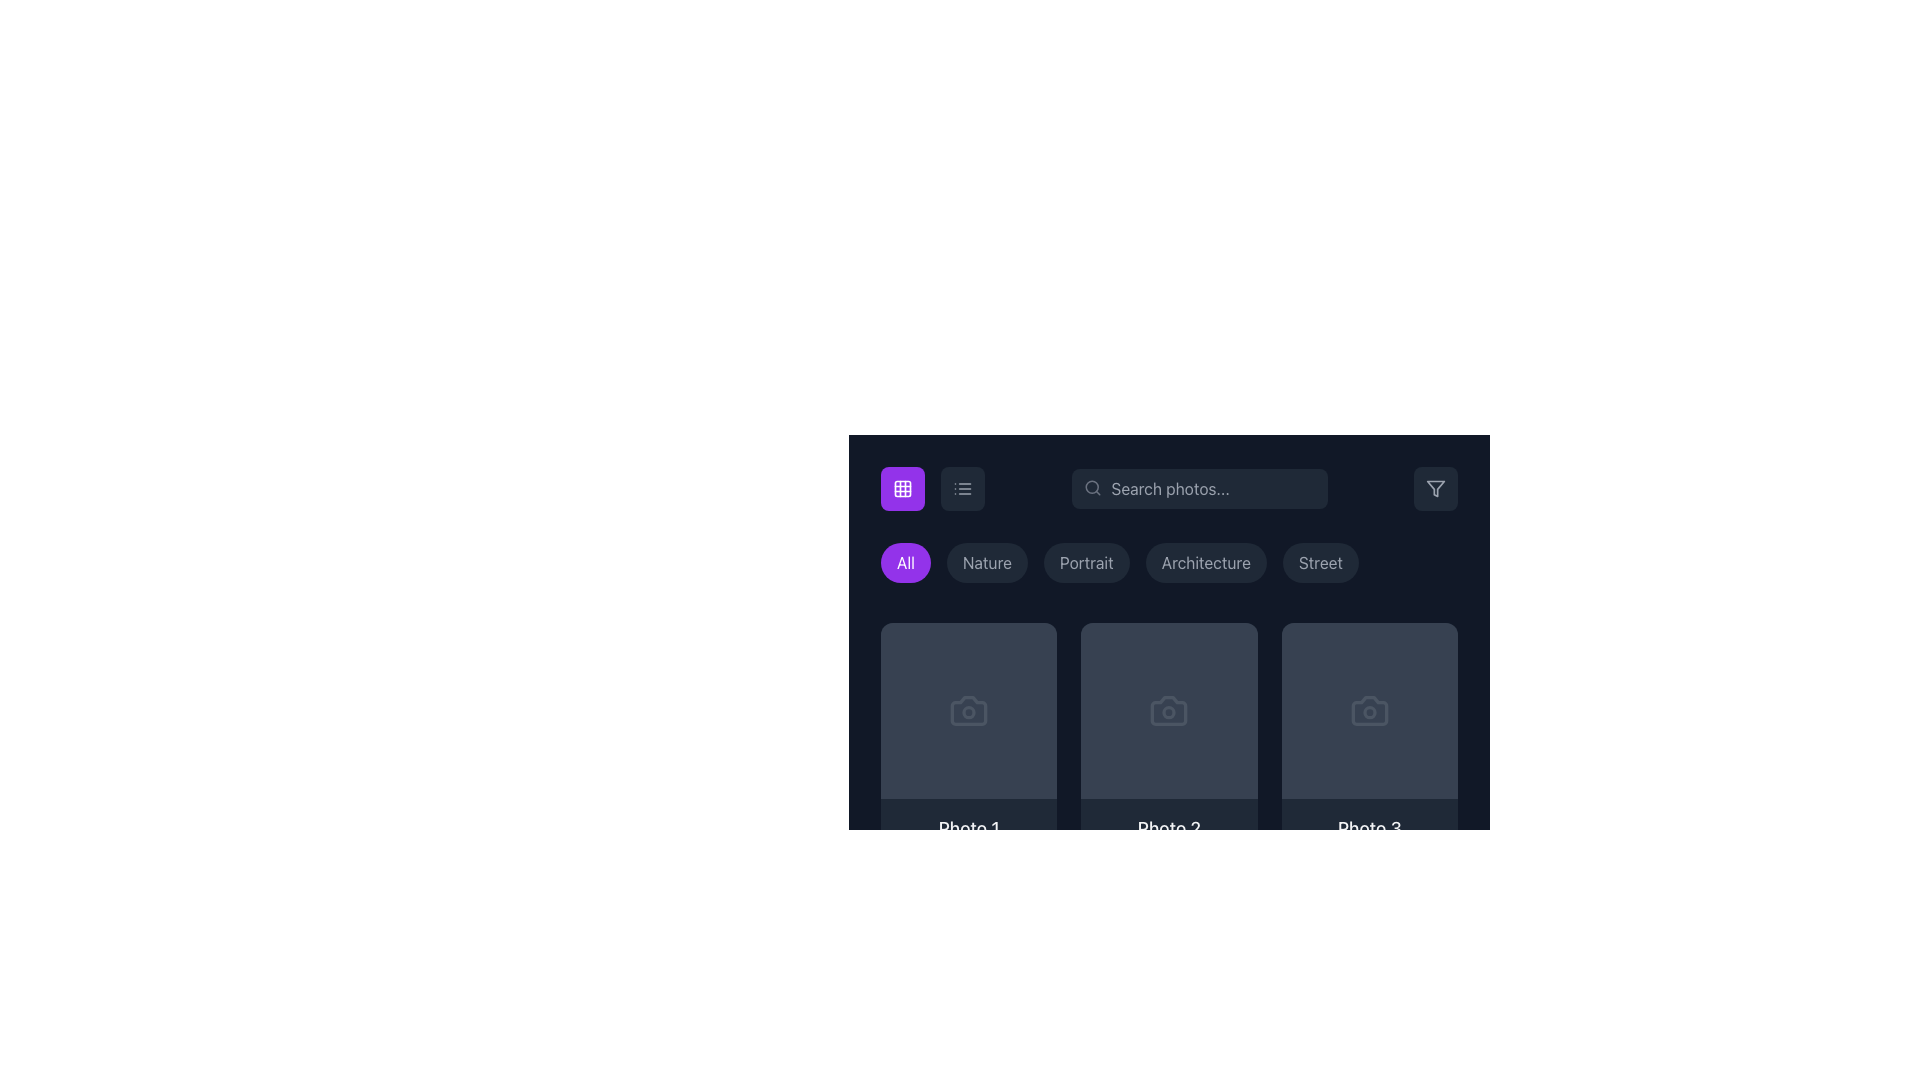  I want to click on the 'Architecture' button, which is the fourth button in a row of category filters, to change its background color, so click(1169, 567).